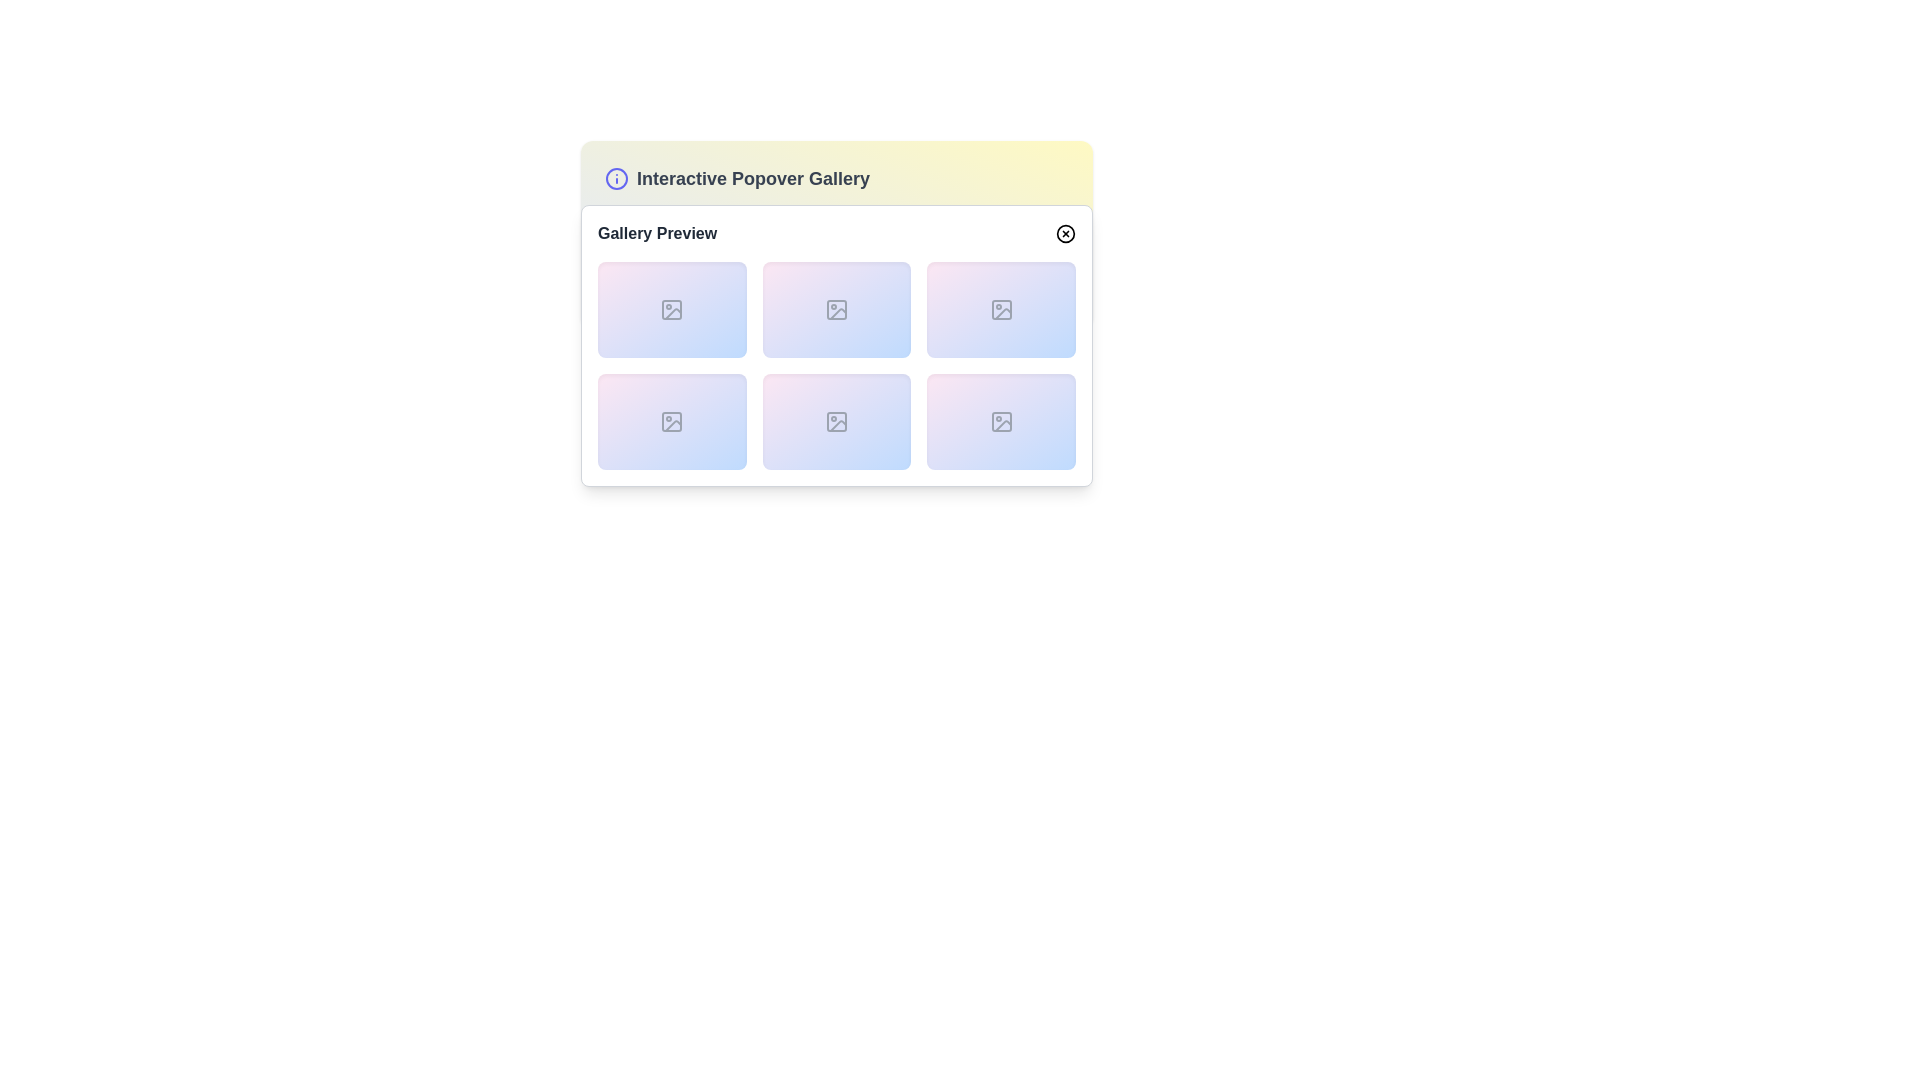  I want to click on the picture frame icon within the 'Gallery Preview' popover, which is styled with a gray color and positioned in the third column of the second row of a 2x3 grid layout, so click(836, 420).